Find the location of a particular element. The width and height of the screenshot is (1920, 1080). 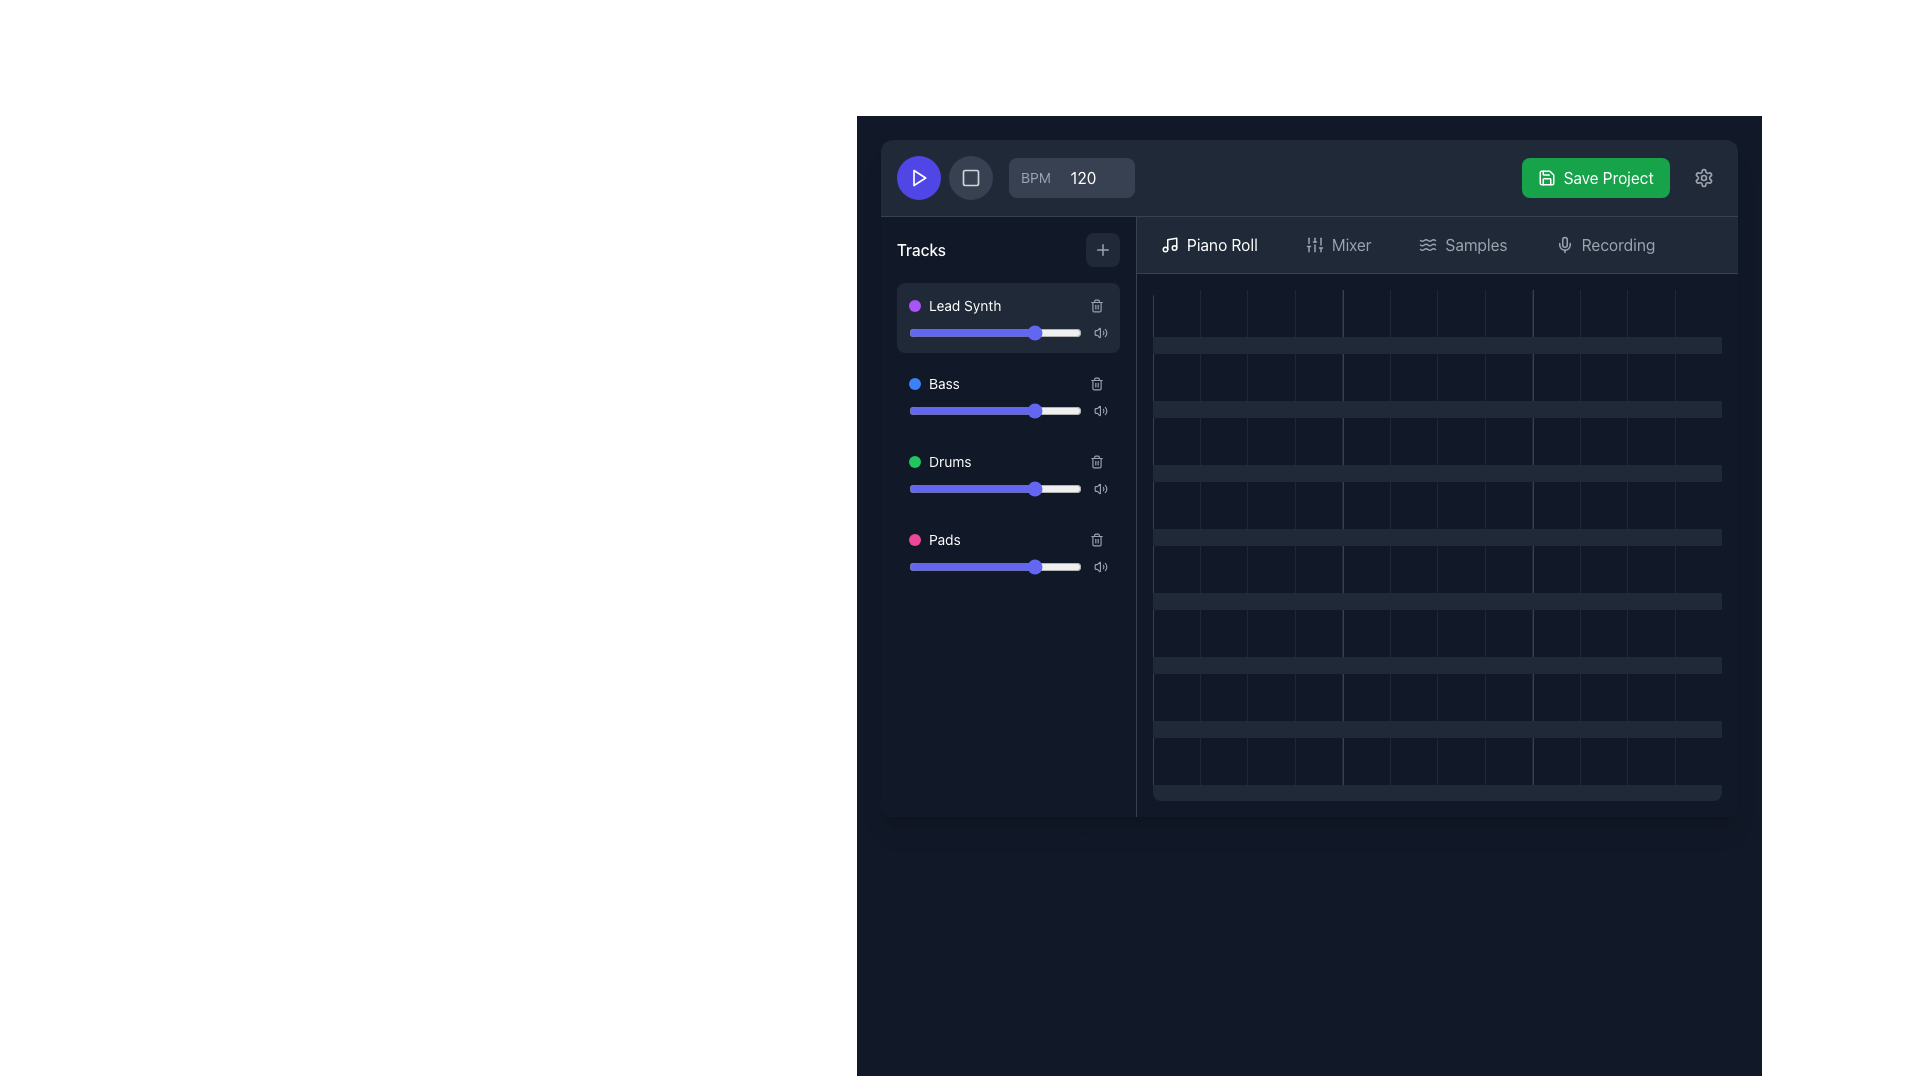

the Trash can body icon, which is a vertical rectangle with rounded corners, styled in a monochromatic scheme and positioned below the horizontal line of the trash icon is located at coordinates (1096, 462).